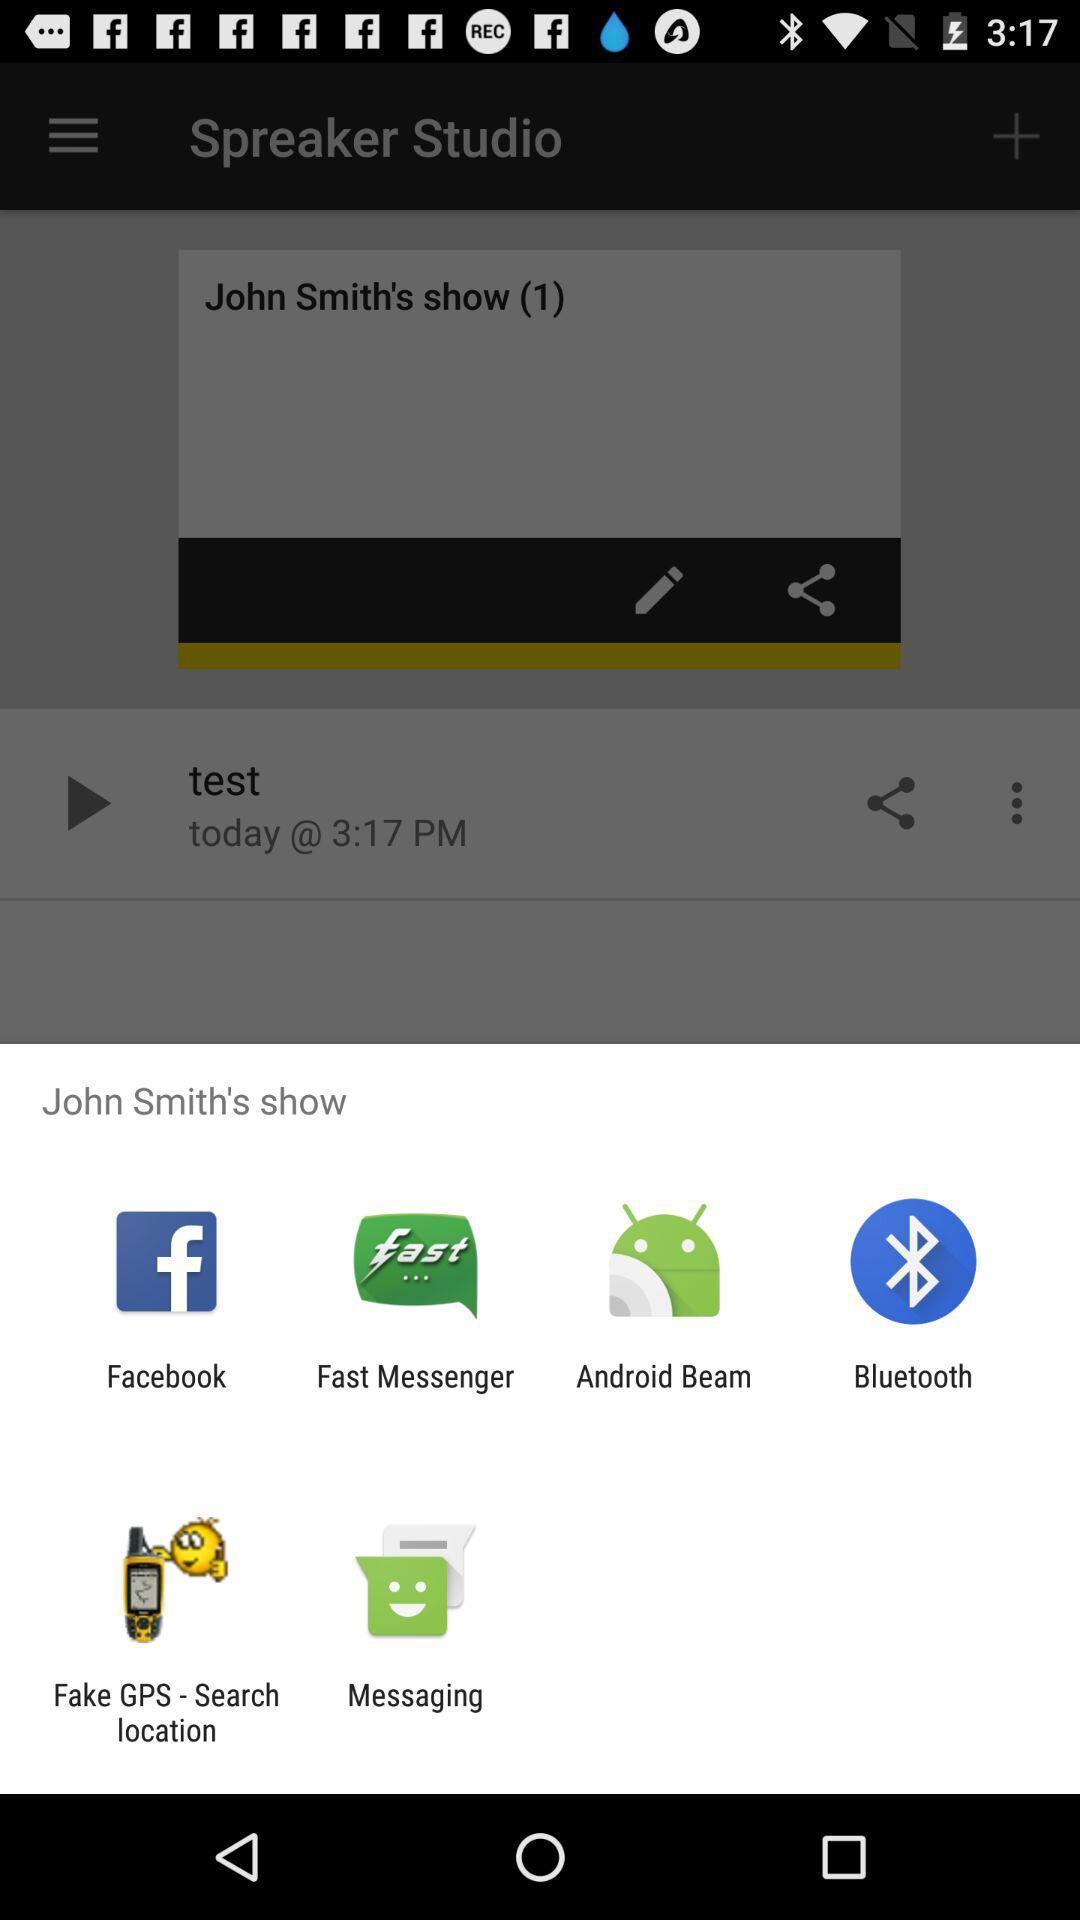 The height and width of the screenshot is (1920, 1080). Describe the element at coordinates (165, 1711) in the screenshot. I see `fake gps search item` at that location.